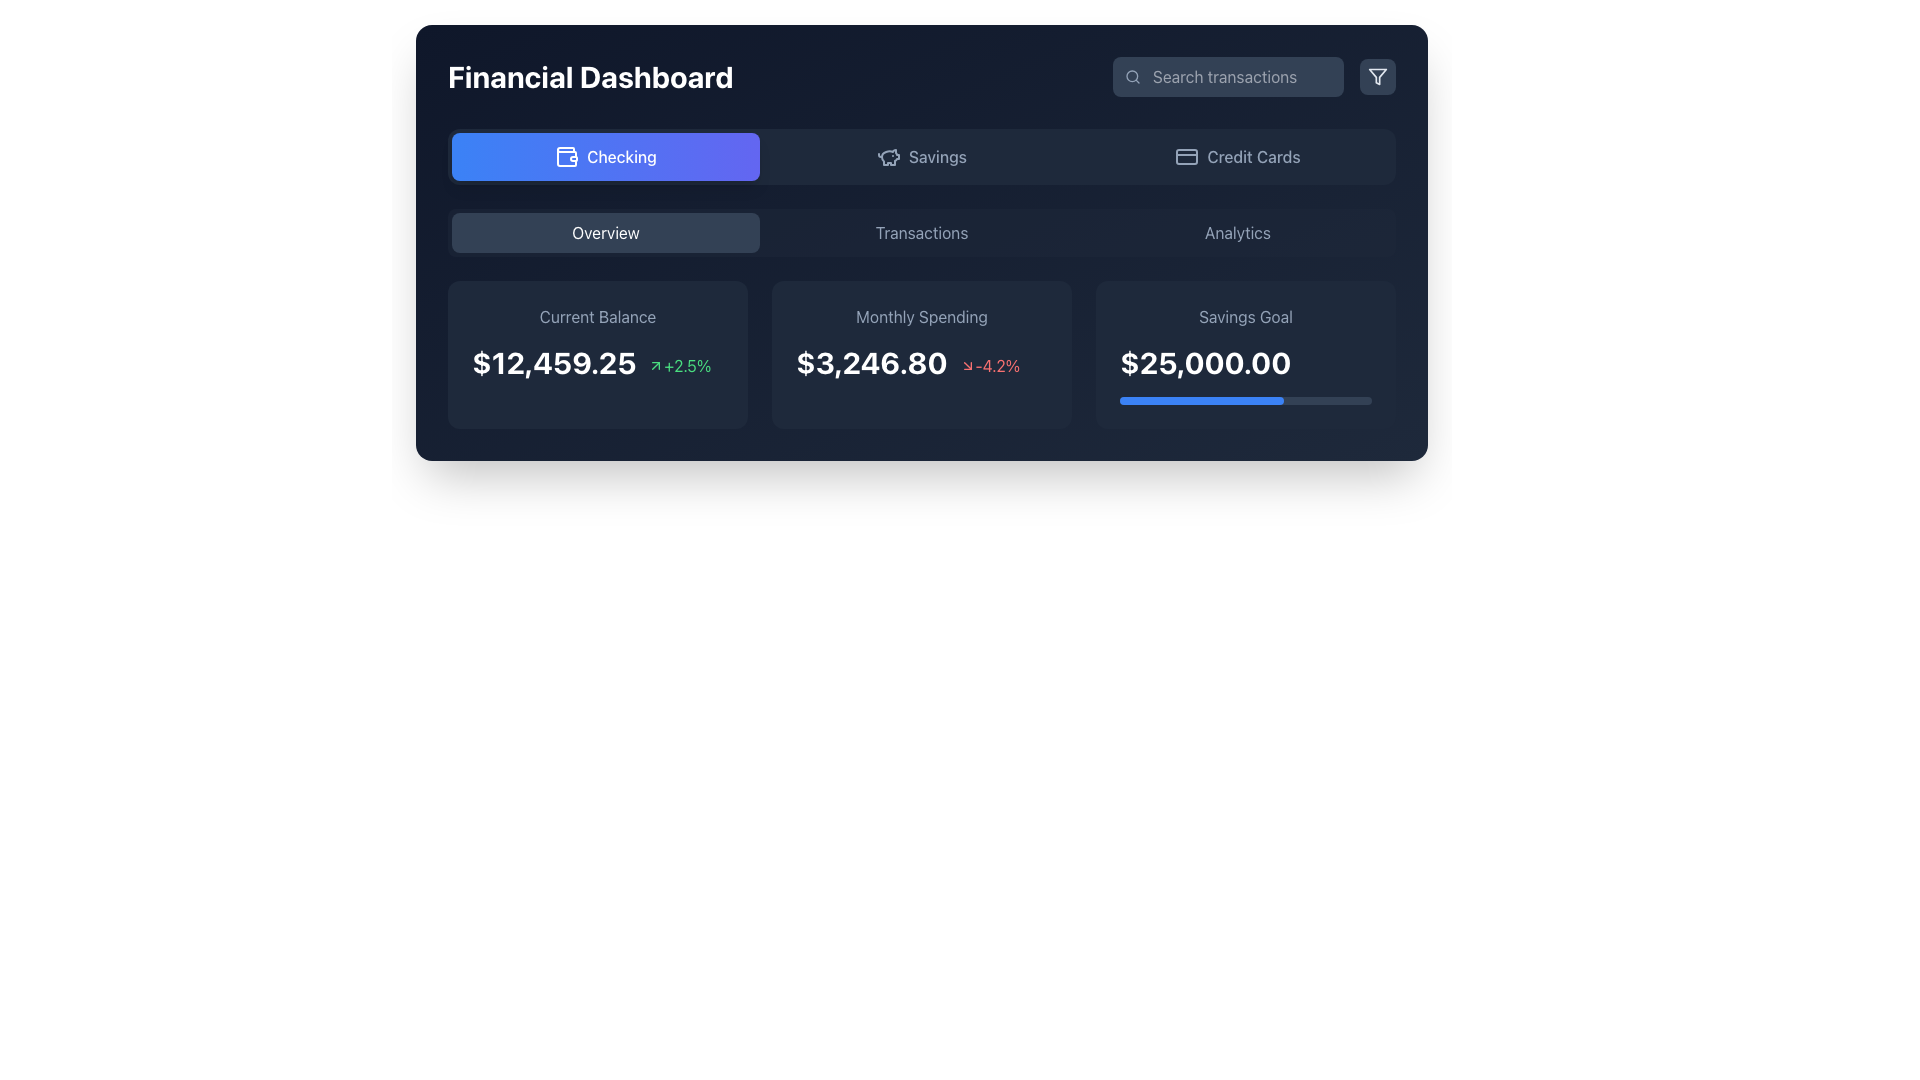  What do you see at coordinates (920, 362) in the screenshot?
I see `monetary value and percentage decrease displayed in the second panel of the 'Monthly Spending' section, which shows '$3,246.80' and '-4.2%' with a downward arrow icon` at bounding box center [920, 362].